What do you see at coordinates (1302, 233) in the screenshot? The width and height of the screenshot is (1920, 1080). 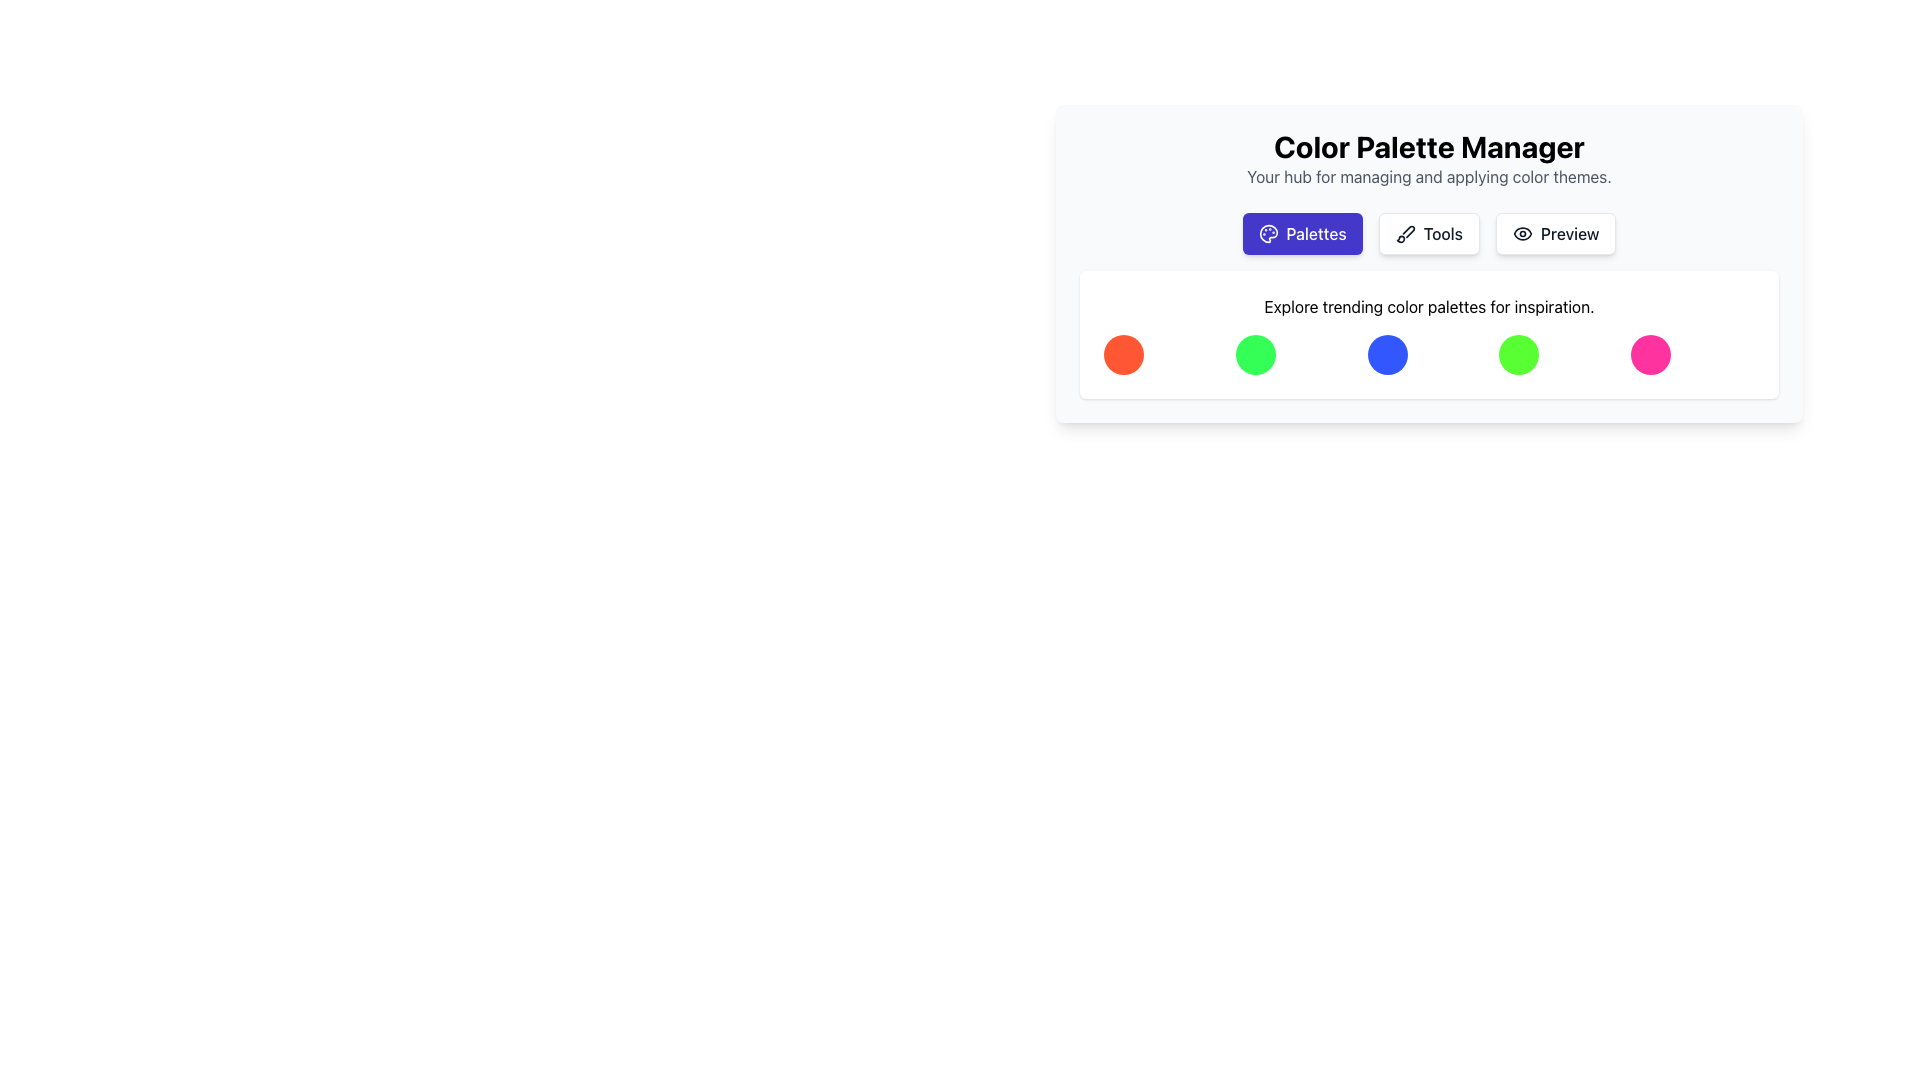 I see `the first button in the Color Palette Manager section that allows users to manage or view color palettes` at bounding box center [1302, 233].